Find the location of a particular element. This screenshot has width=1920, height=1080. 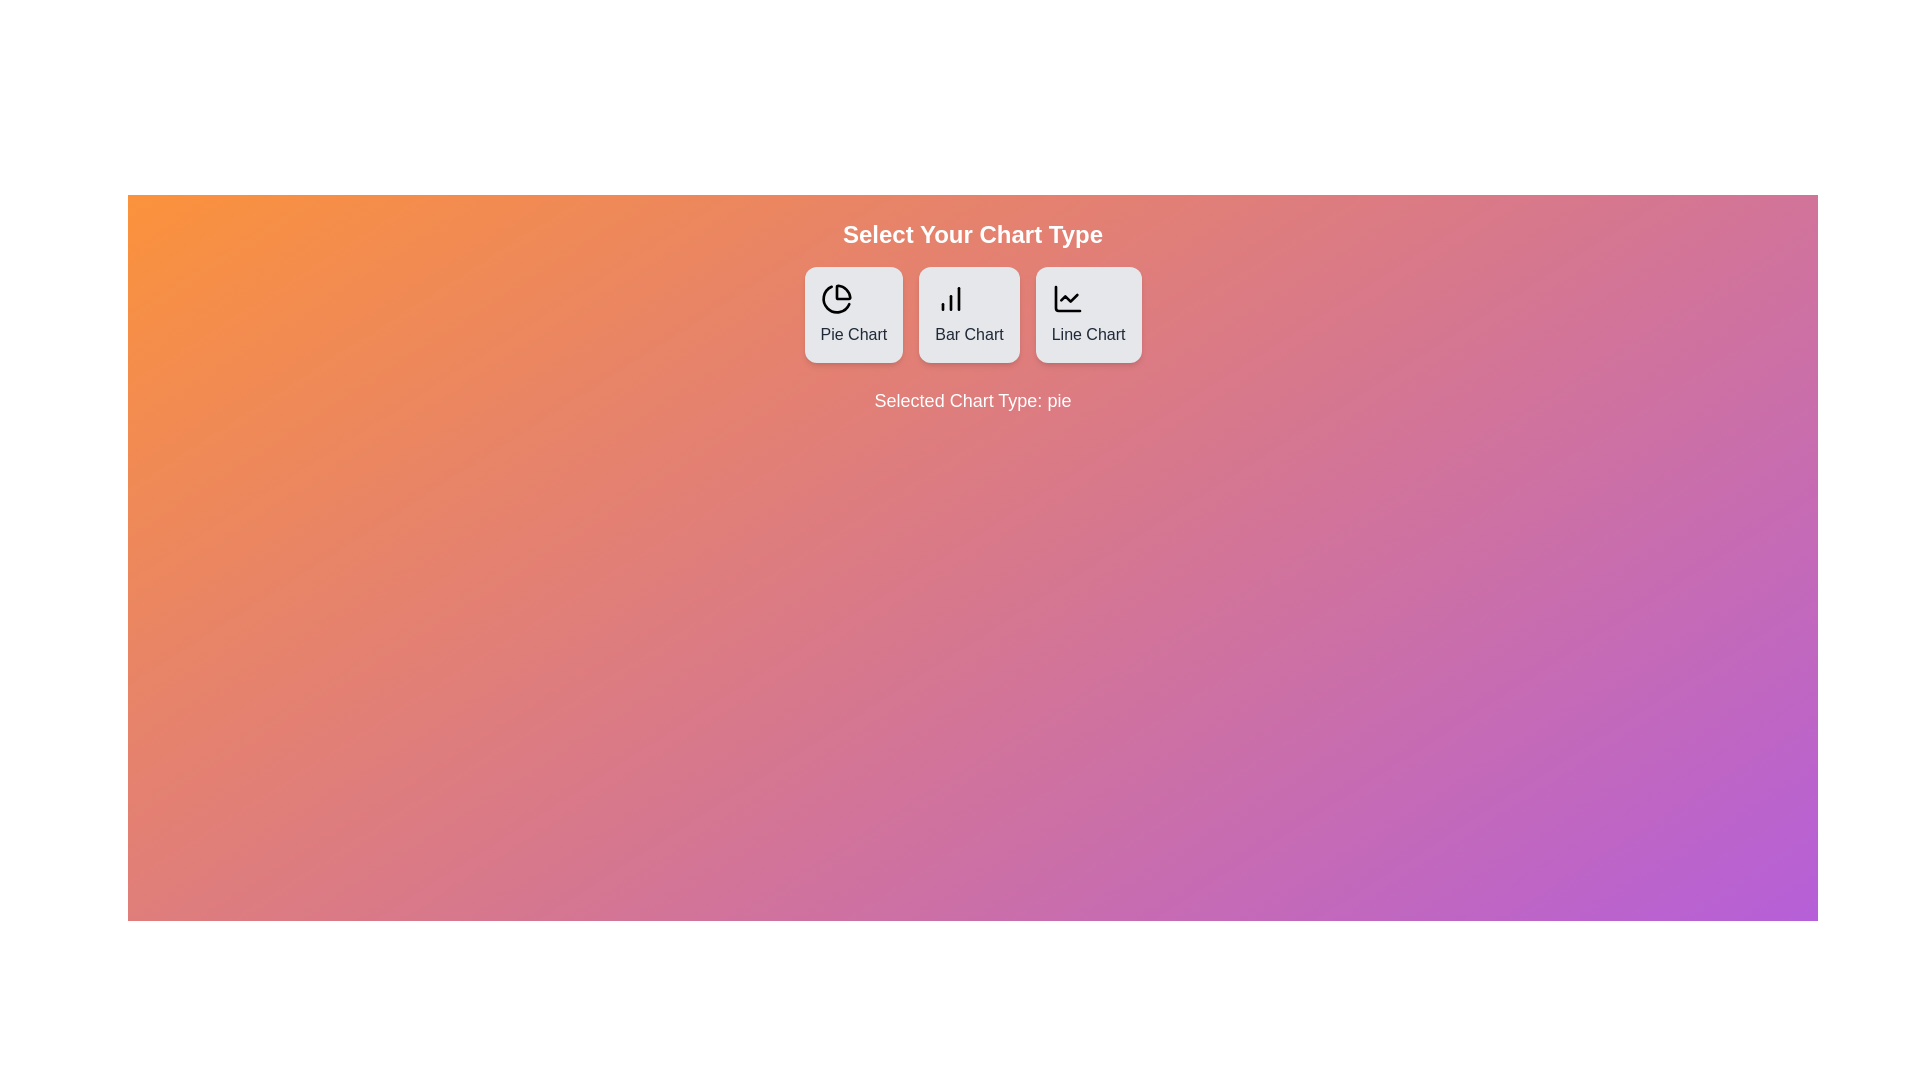

the button corresponding to the Bar Chart chart is located at coordinates (969, 315).